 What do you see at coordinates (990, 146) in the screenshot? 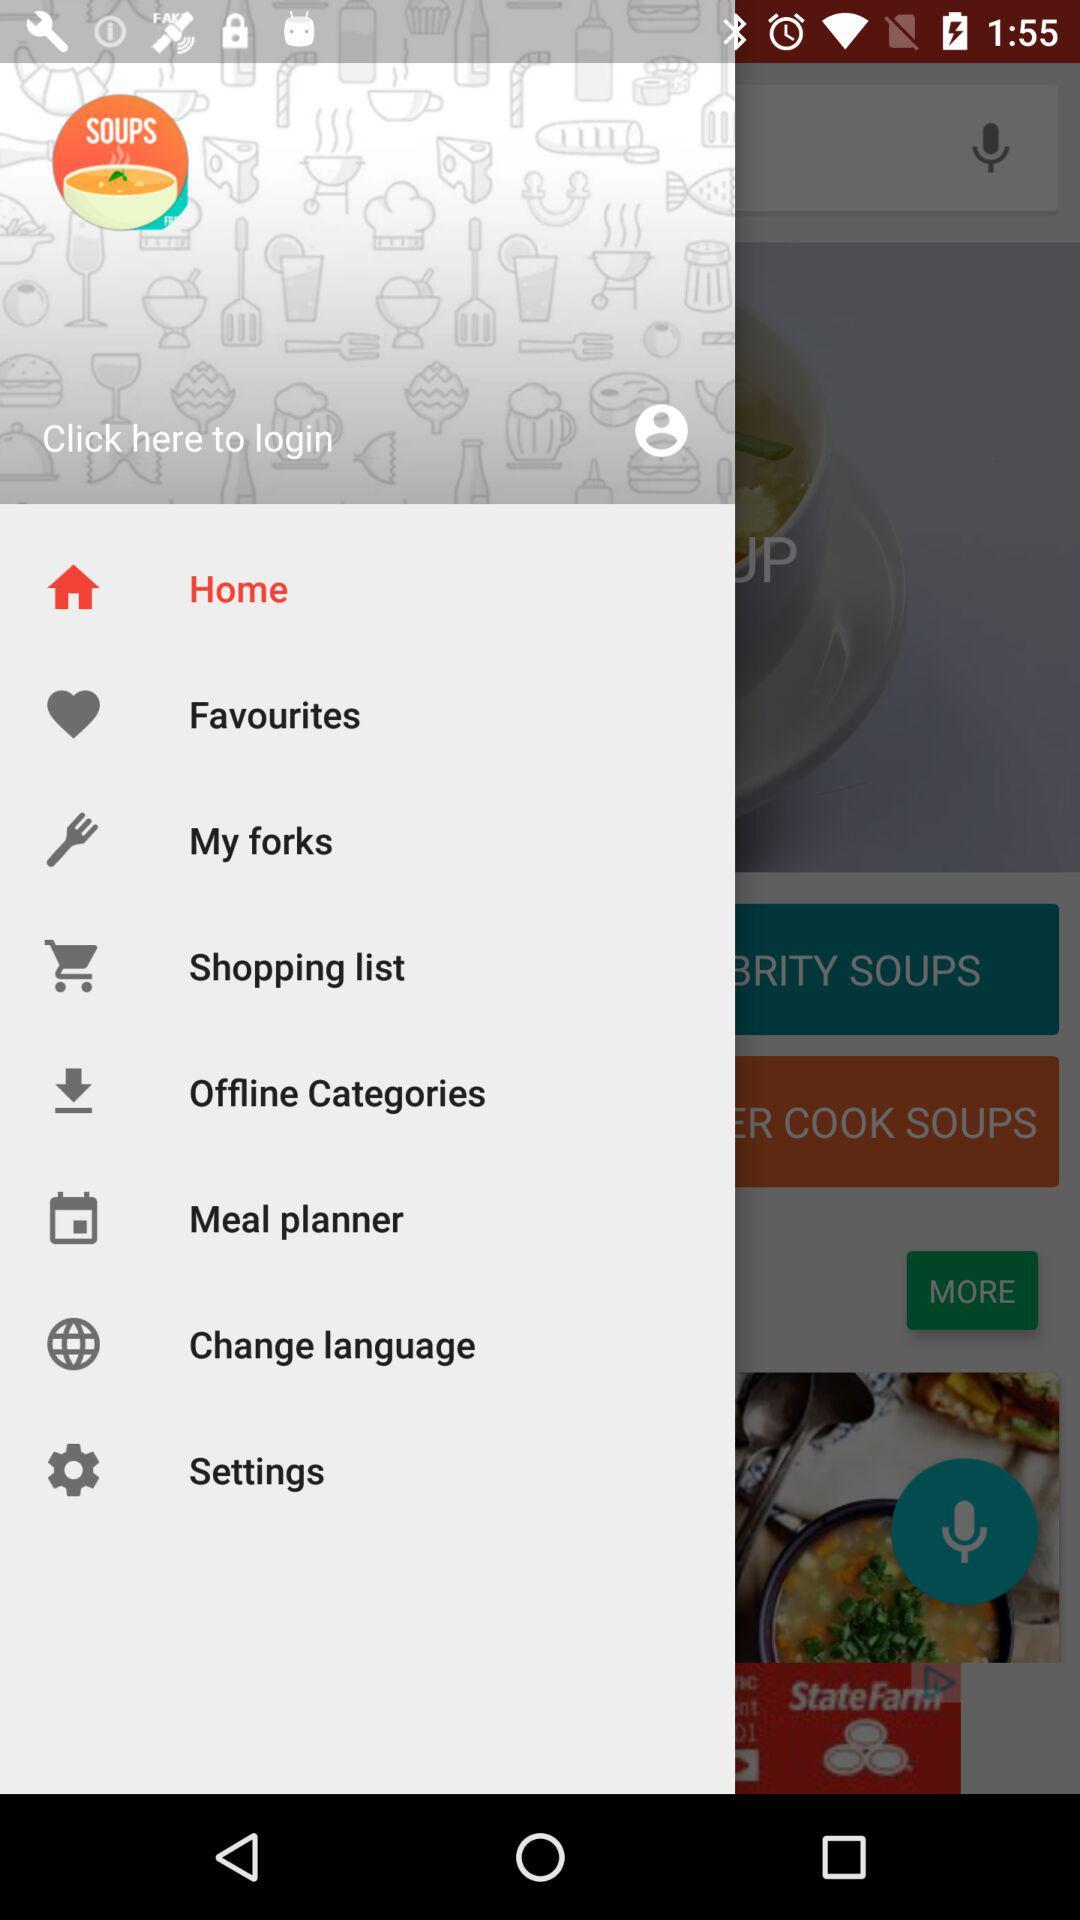
I see `the microphone icon` at bounding box center [990, 146].